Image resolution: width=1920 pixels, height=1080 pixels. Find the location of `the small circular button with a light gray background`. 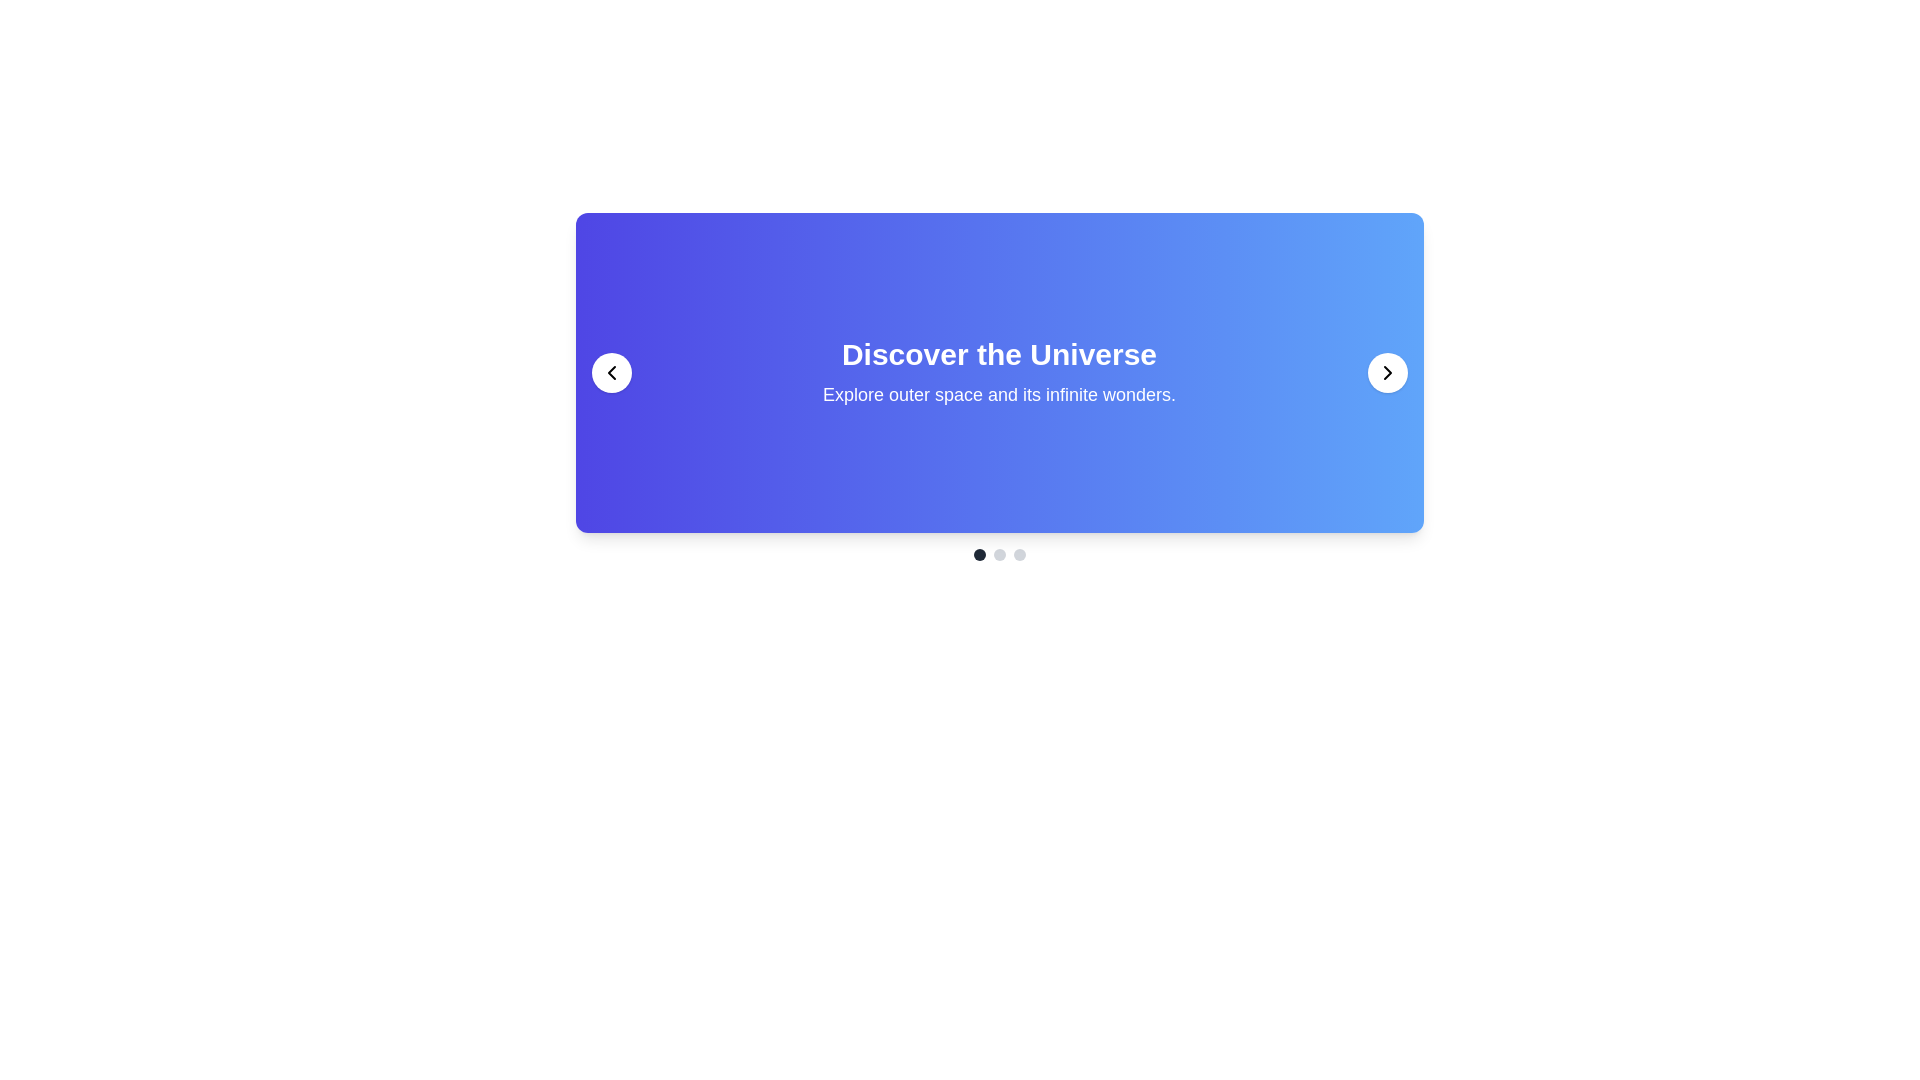

the small circular button with a light gray background is located at coordinates (999, 555).